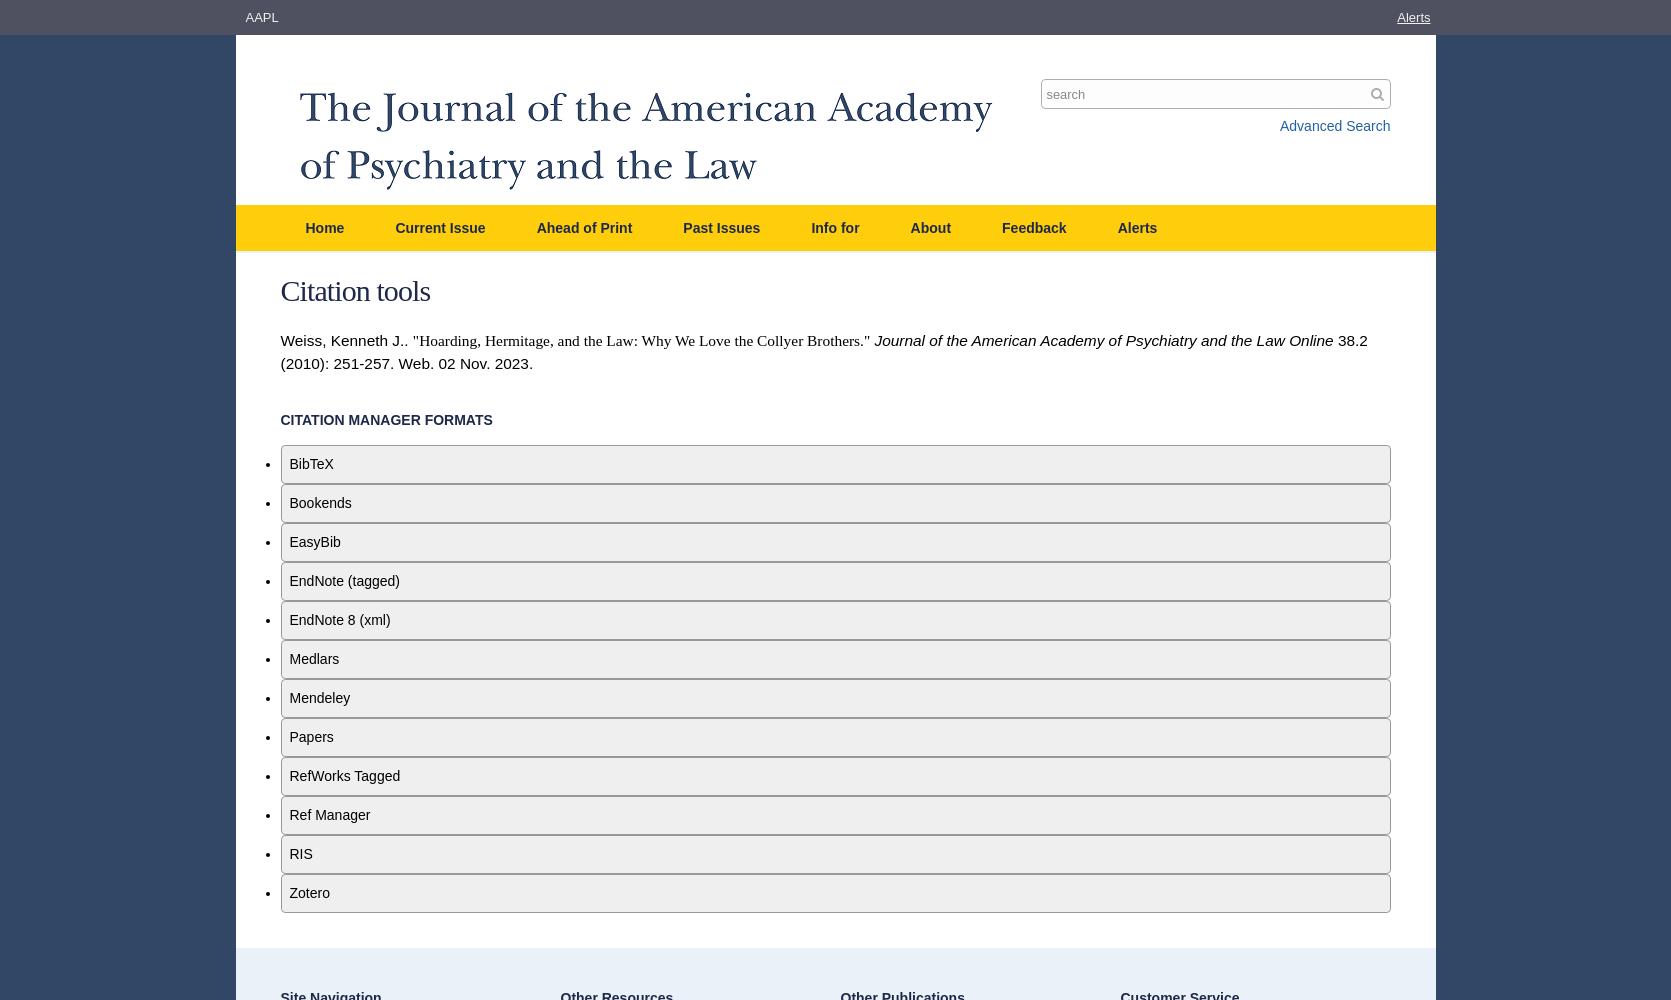  I want to click on 'Alerts', so click(1412, 16).